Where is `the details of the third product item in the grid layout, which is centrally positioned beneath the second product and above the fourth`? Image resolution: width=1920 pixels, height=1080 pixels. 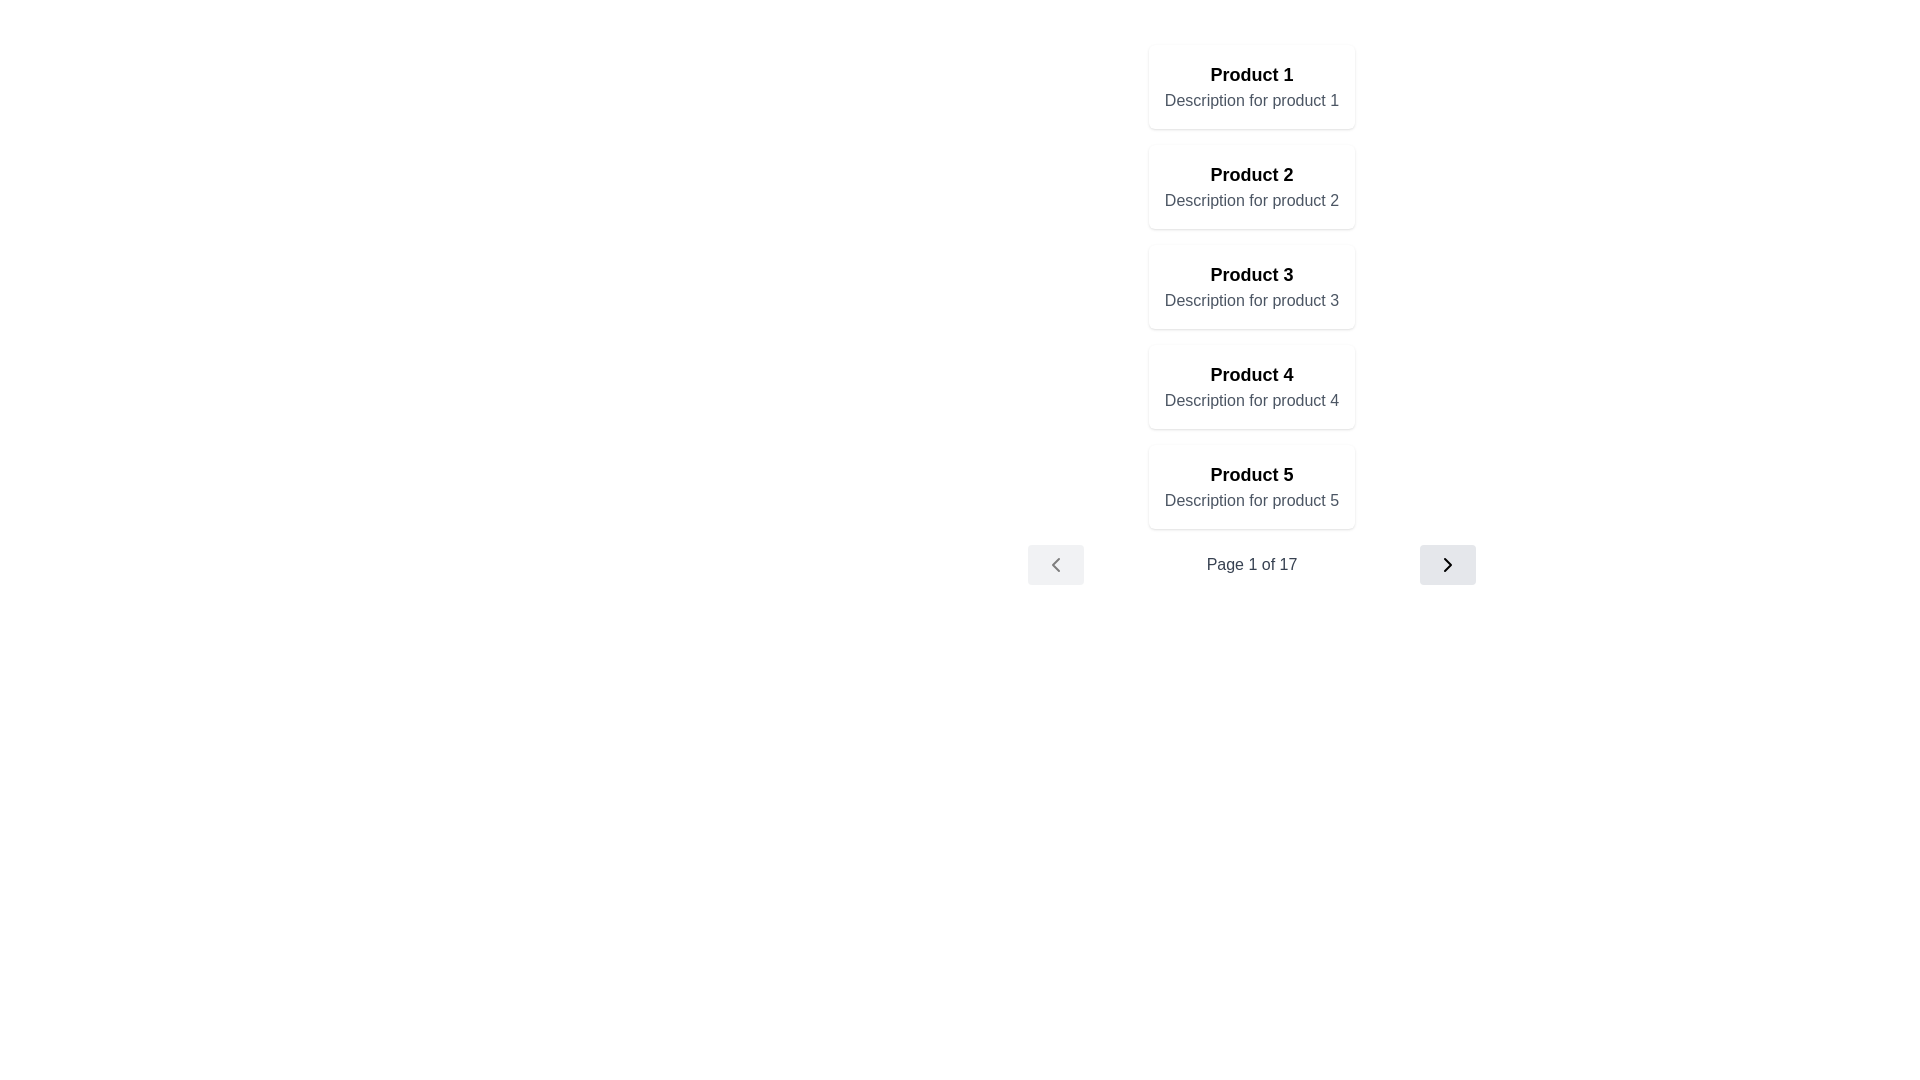
the details of the third product item in the grid layout, which is centrally positioned beneath the second product and above the fourth is located at coordinates (1251, 286).